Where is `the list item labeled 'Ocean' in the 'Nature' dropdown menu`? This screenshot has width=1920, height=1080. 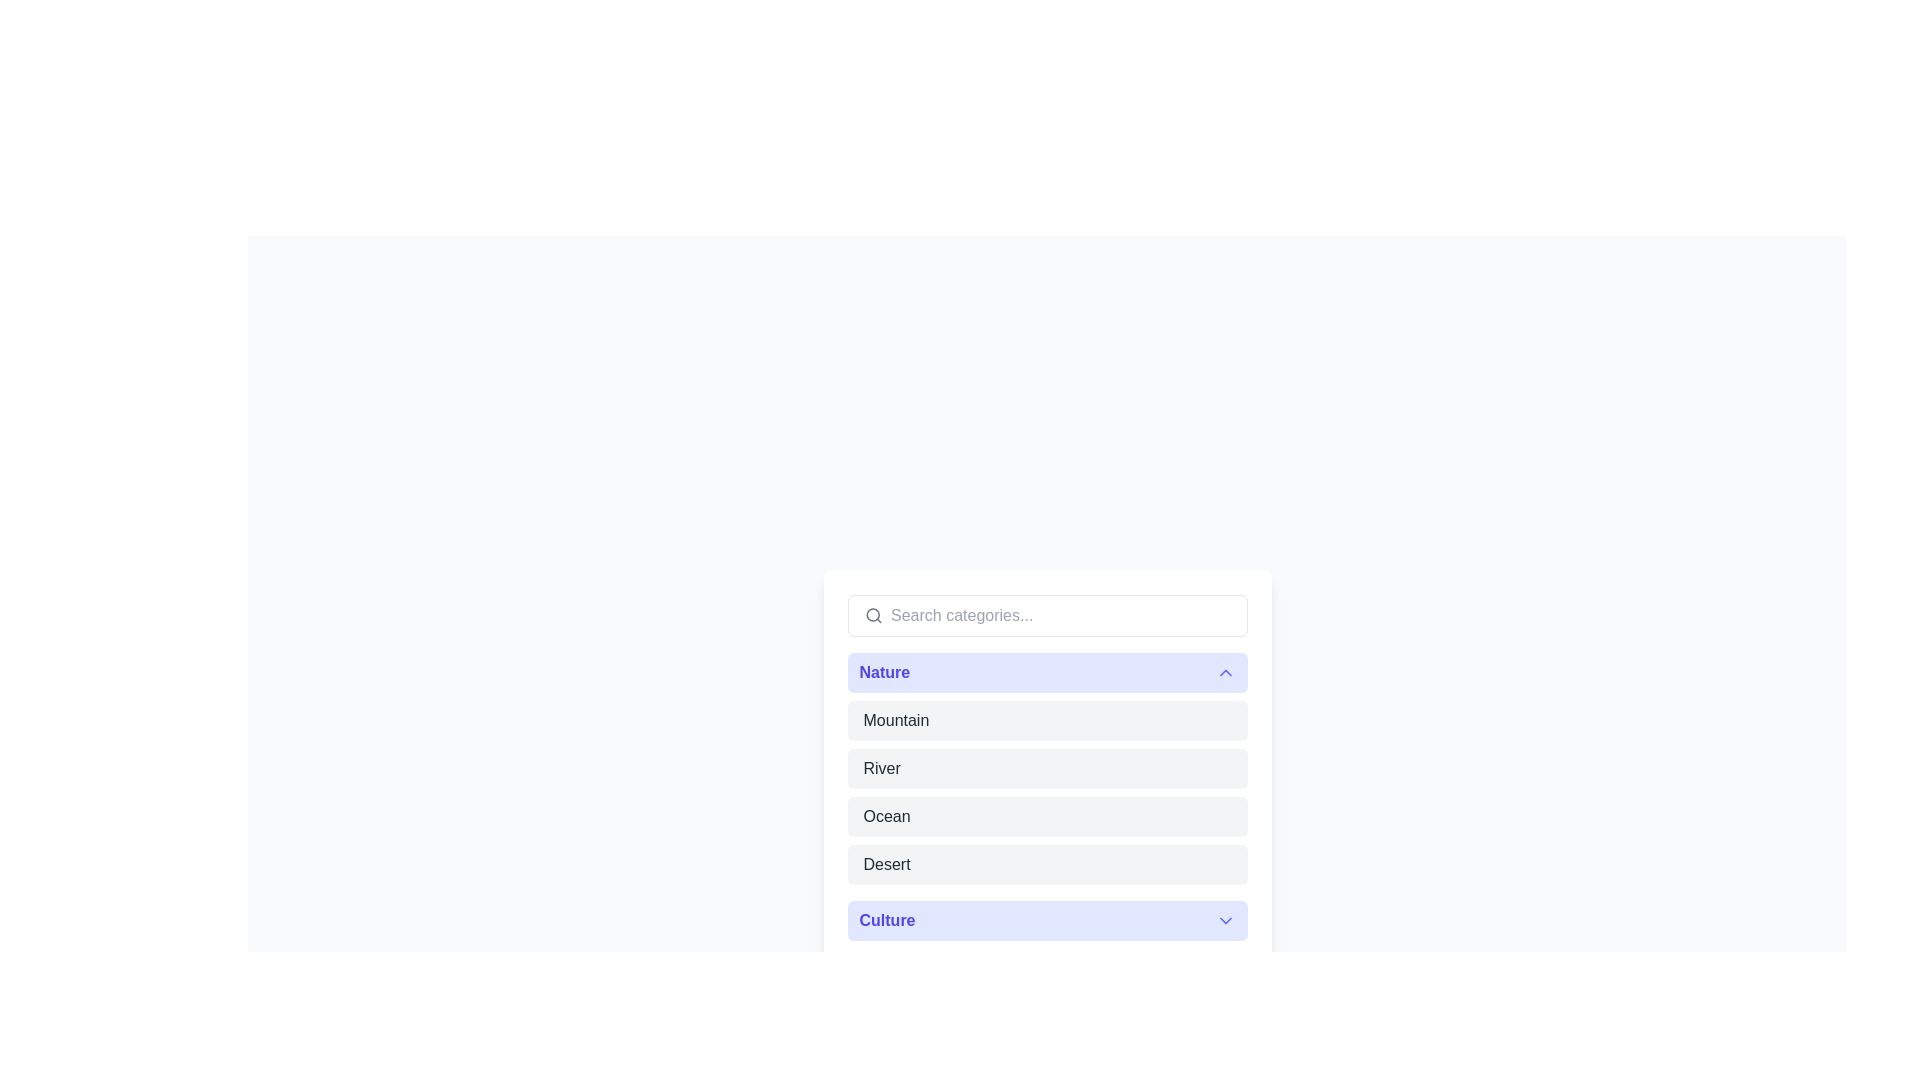
the list item labeled 'Ocean' in the 'Nature' dropdown menu is located at coordinates (1046, 817).